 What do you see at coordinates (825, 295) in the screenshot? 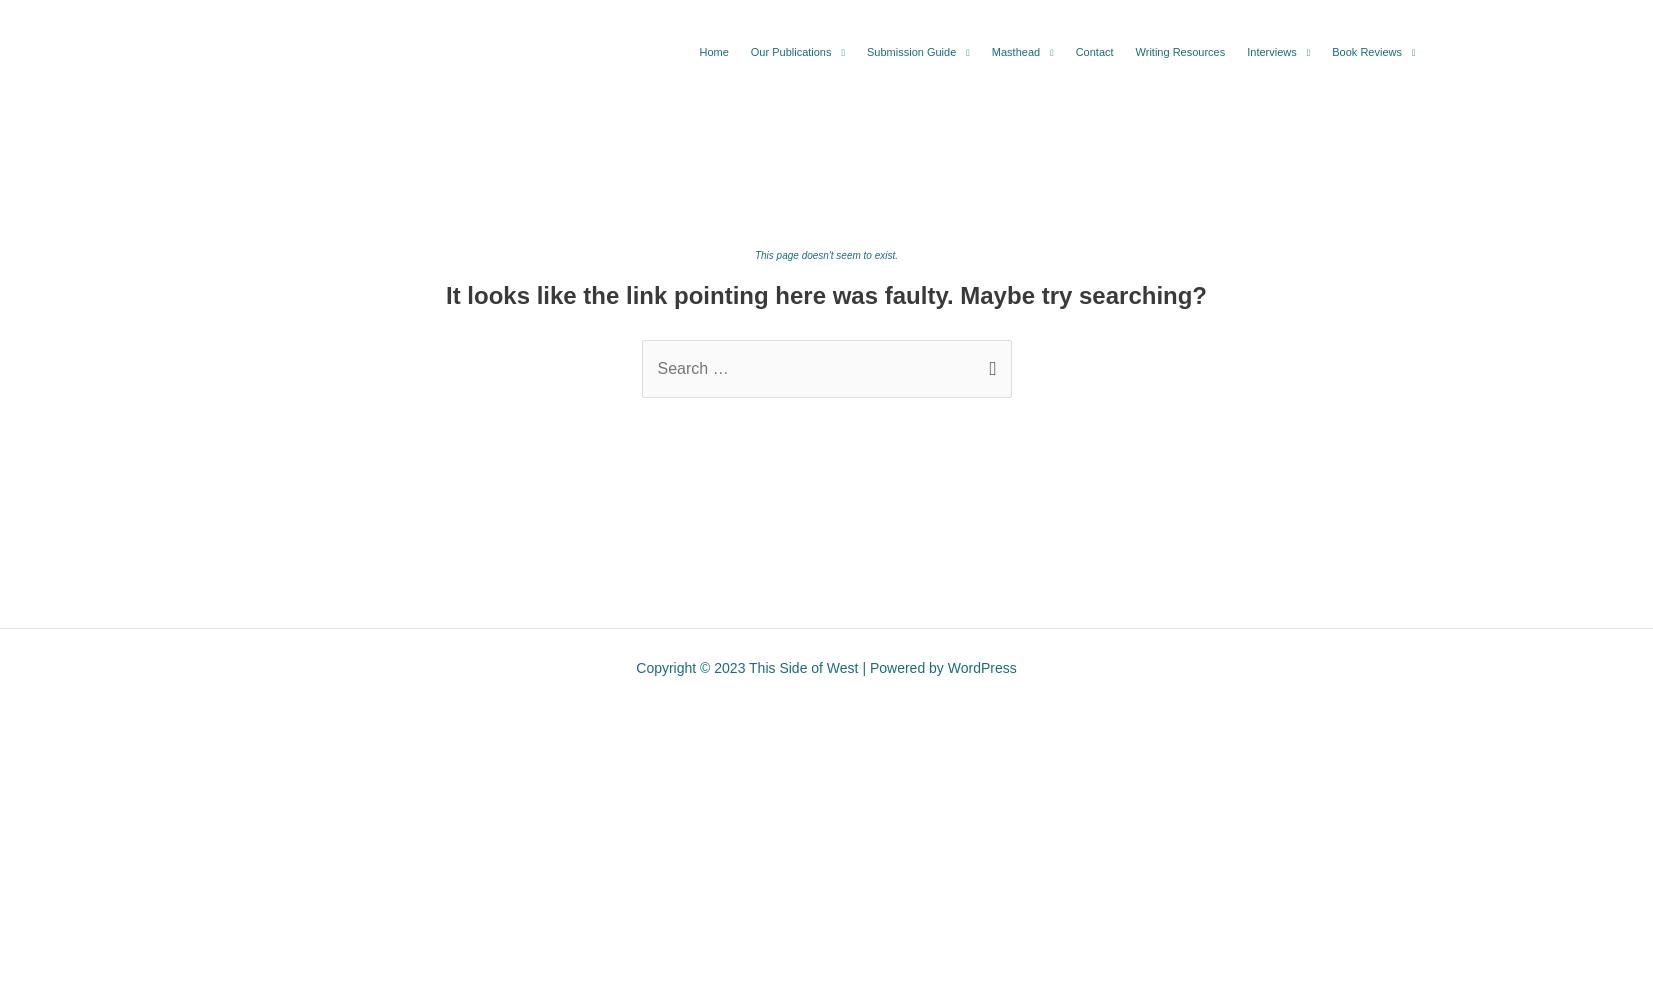
I see `'It looks like the link pointing here was faulty. Maybe try searching?'` at bounding box center [825, 295].